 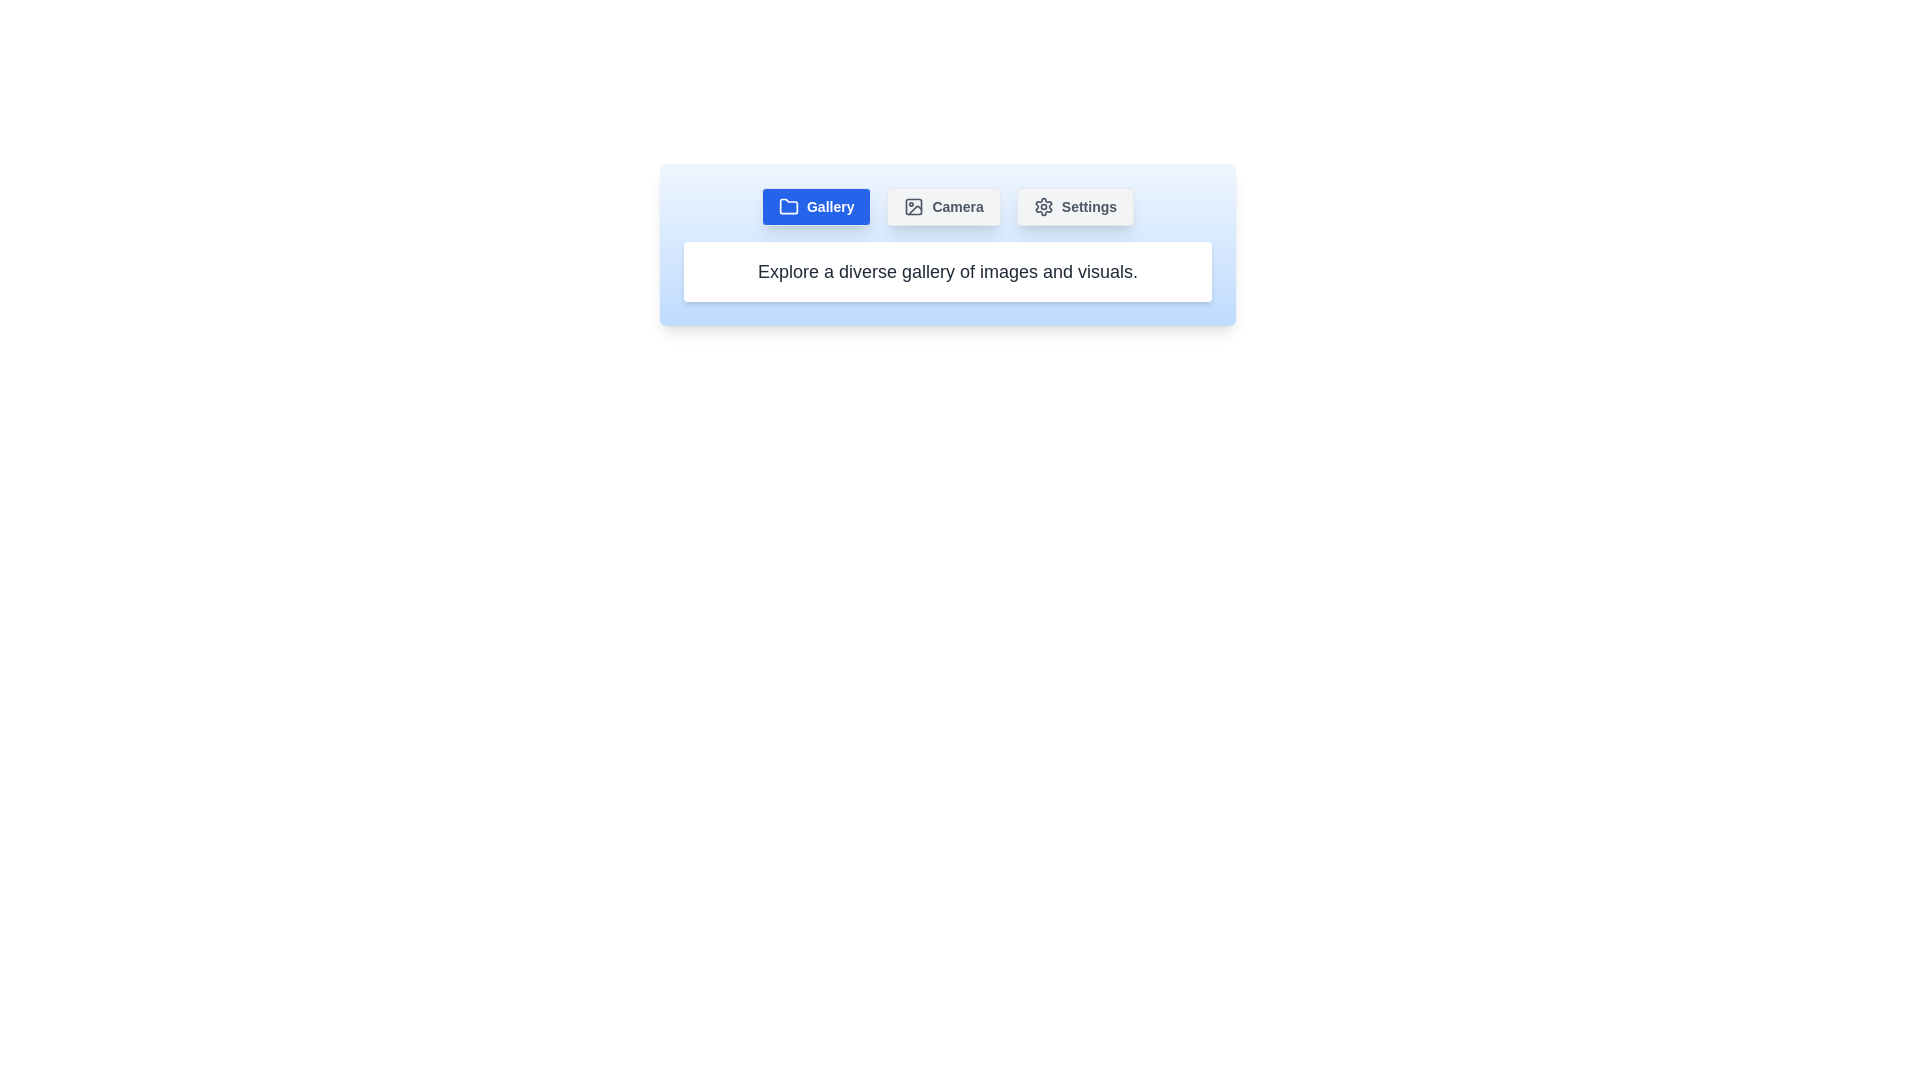 I want to click on the 'Settings' text label, which is styled in bold gray font and positioned inside a button next to a gear icon, so click(x=1088, y=207).